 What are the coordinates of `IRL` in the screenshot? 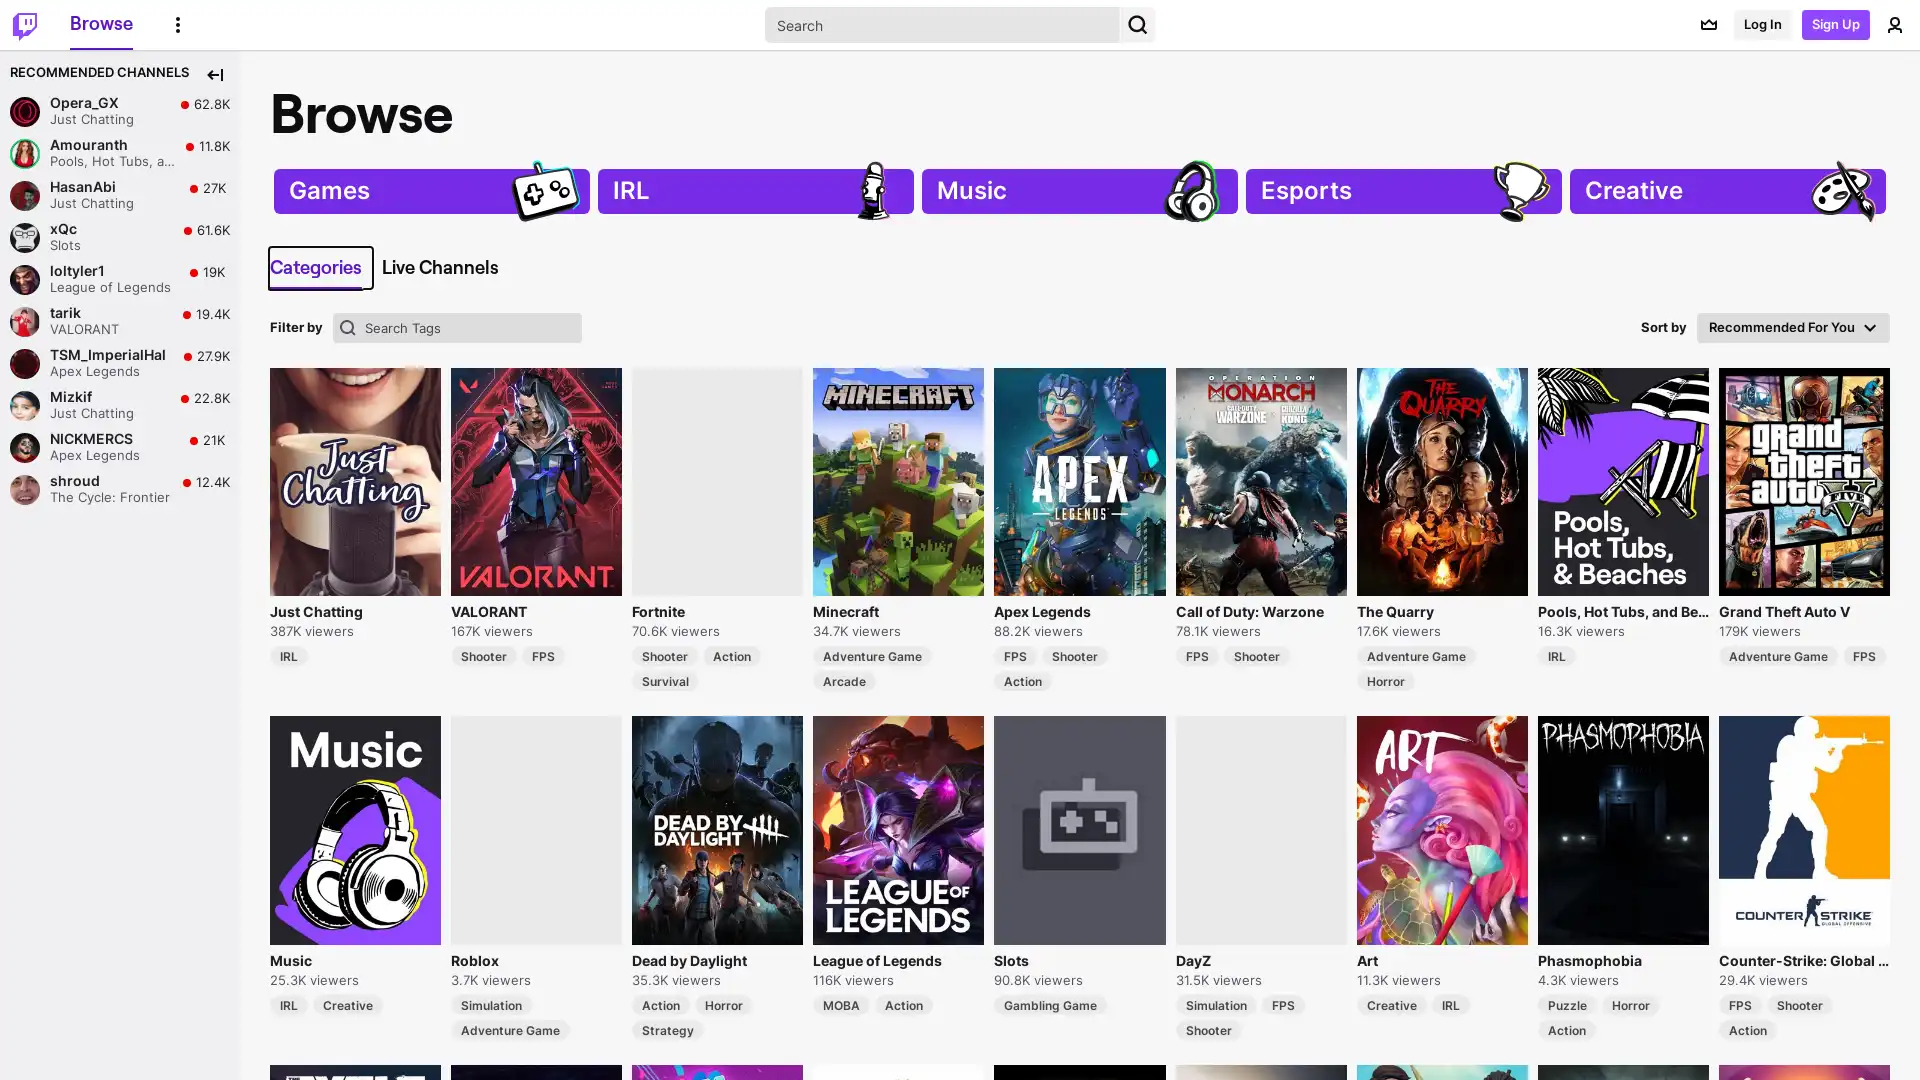 It's located at (287, 1005).